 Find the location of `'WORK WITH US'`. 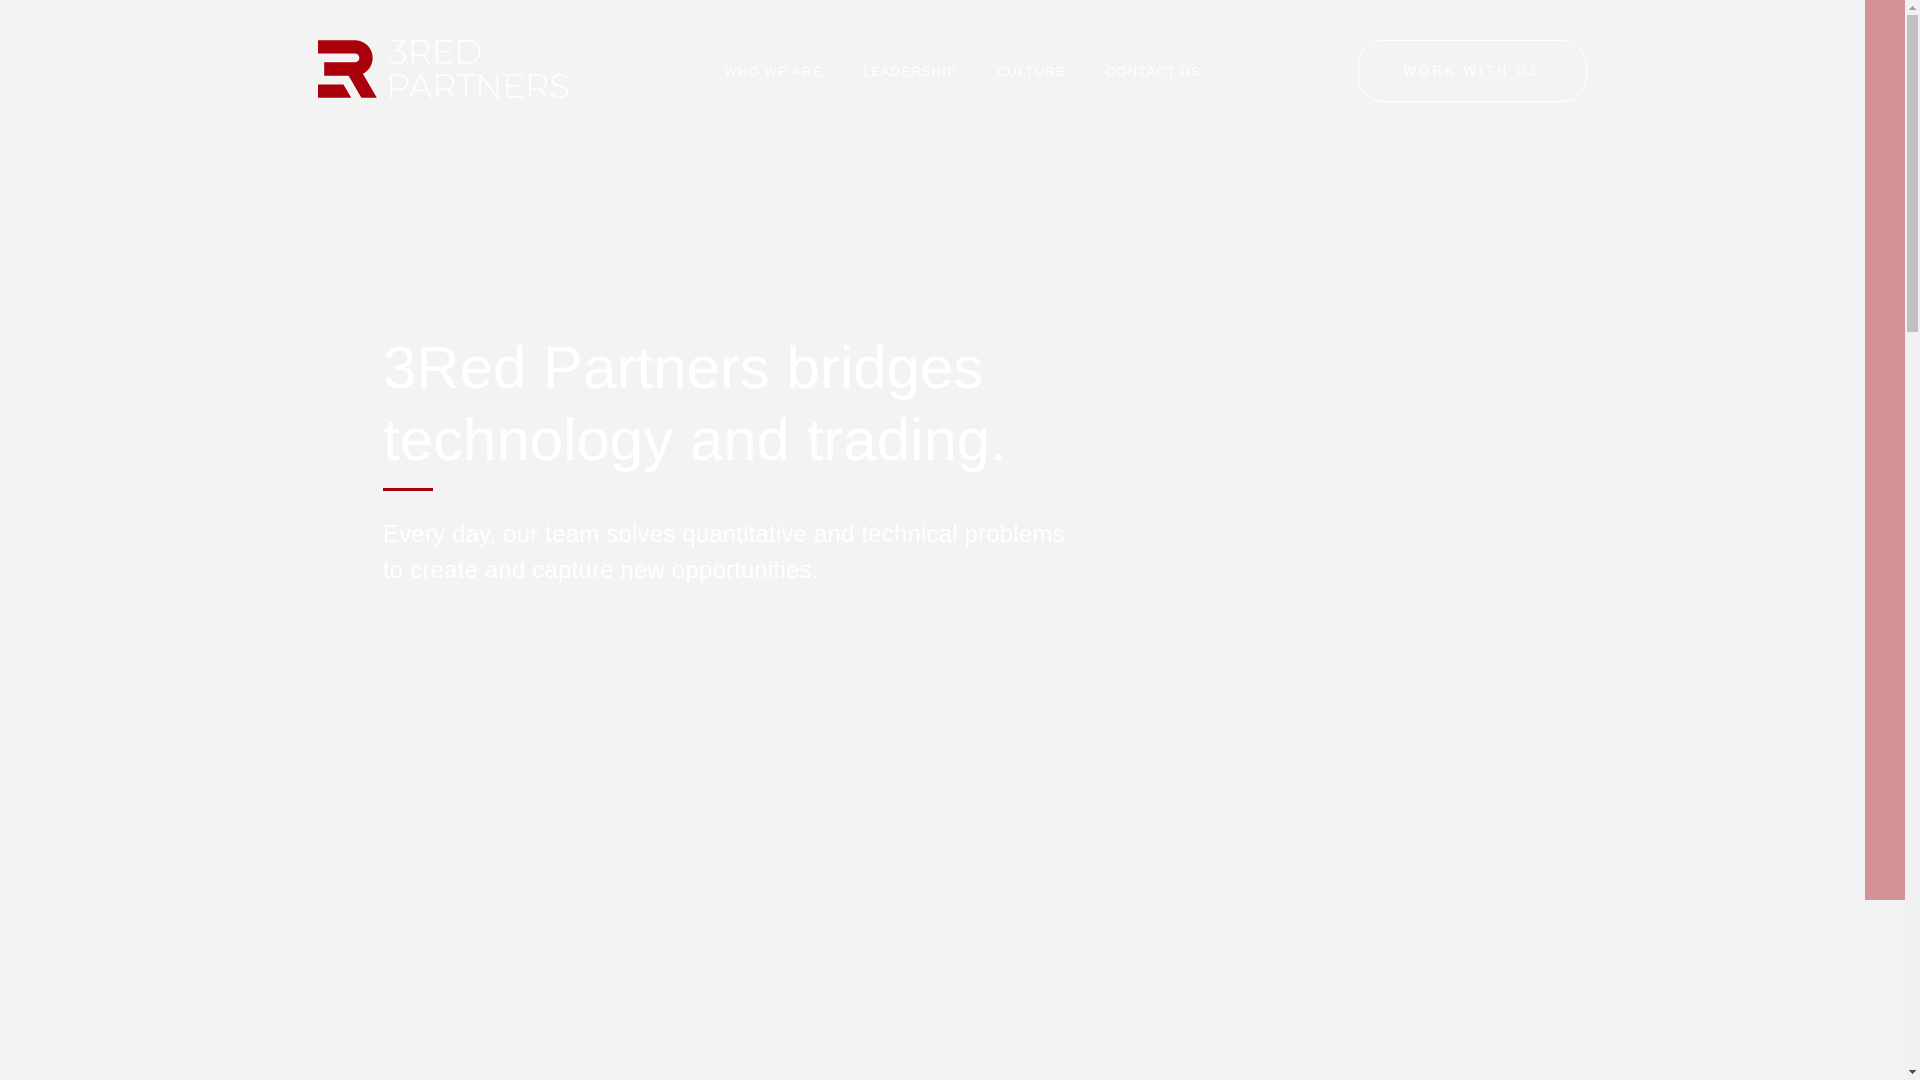

'WORK WITH US' is located at coordinates (1472, 69).